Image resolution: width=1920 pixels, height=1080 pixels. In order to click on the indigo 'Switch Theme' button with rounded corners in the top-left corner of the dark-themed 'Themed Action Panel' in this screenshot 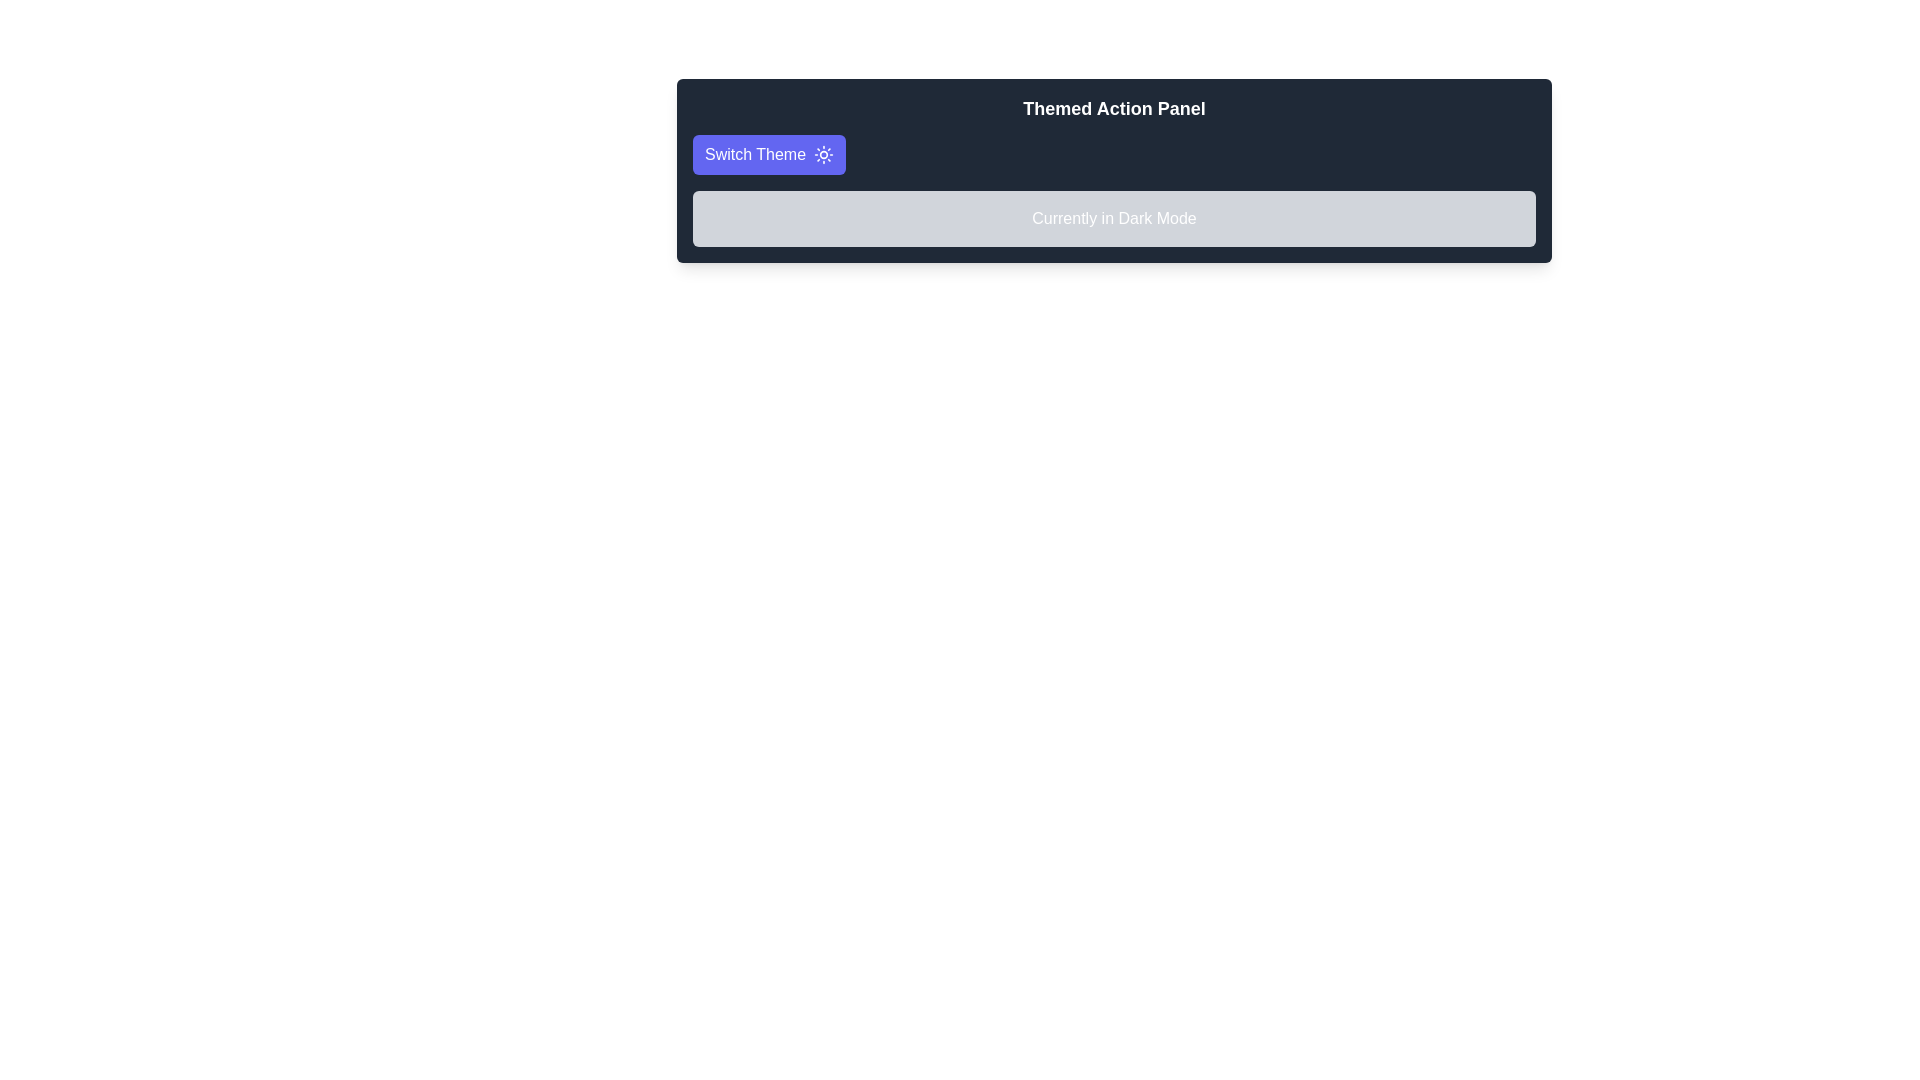, I will do `click(768, 153)`.